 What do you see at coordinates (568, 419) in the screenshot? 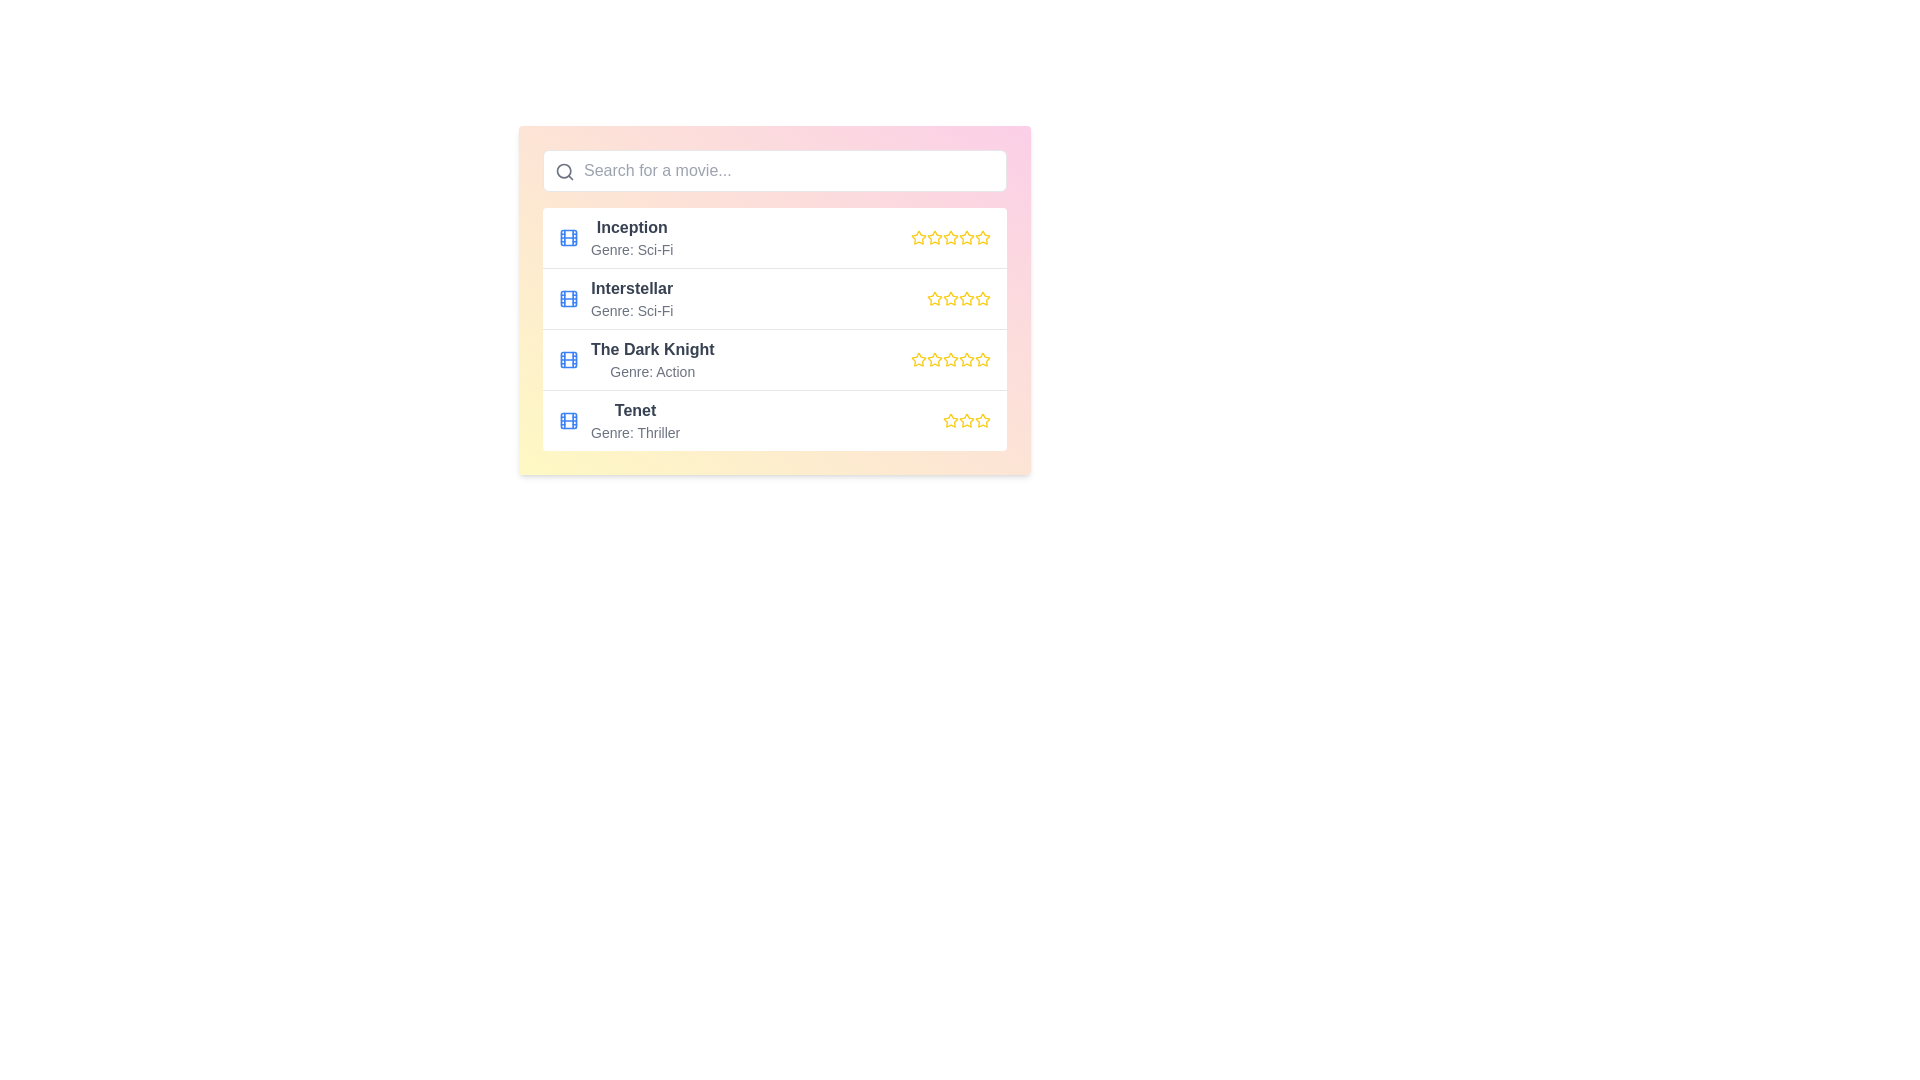
I see `the decorative component with rounded corners inside the film strip icon, located to the left of the movie title 'Tenet'` at bounding box center [568, 419].